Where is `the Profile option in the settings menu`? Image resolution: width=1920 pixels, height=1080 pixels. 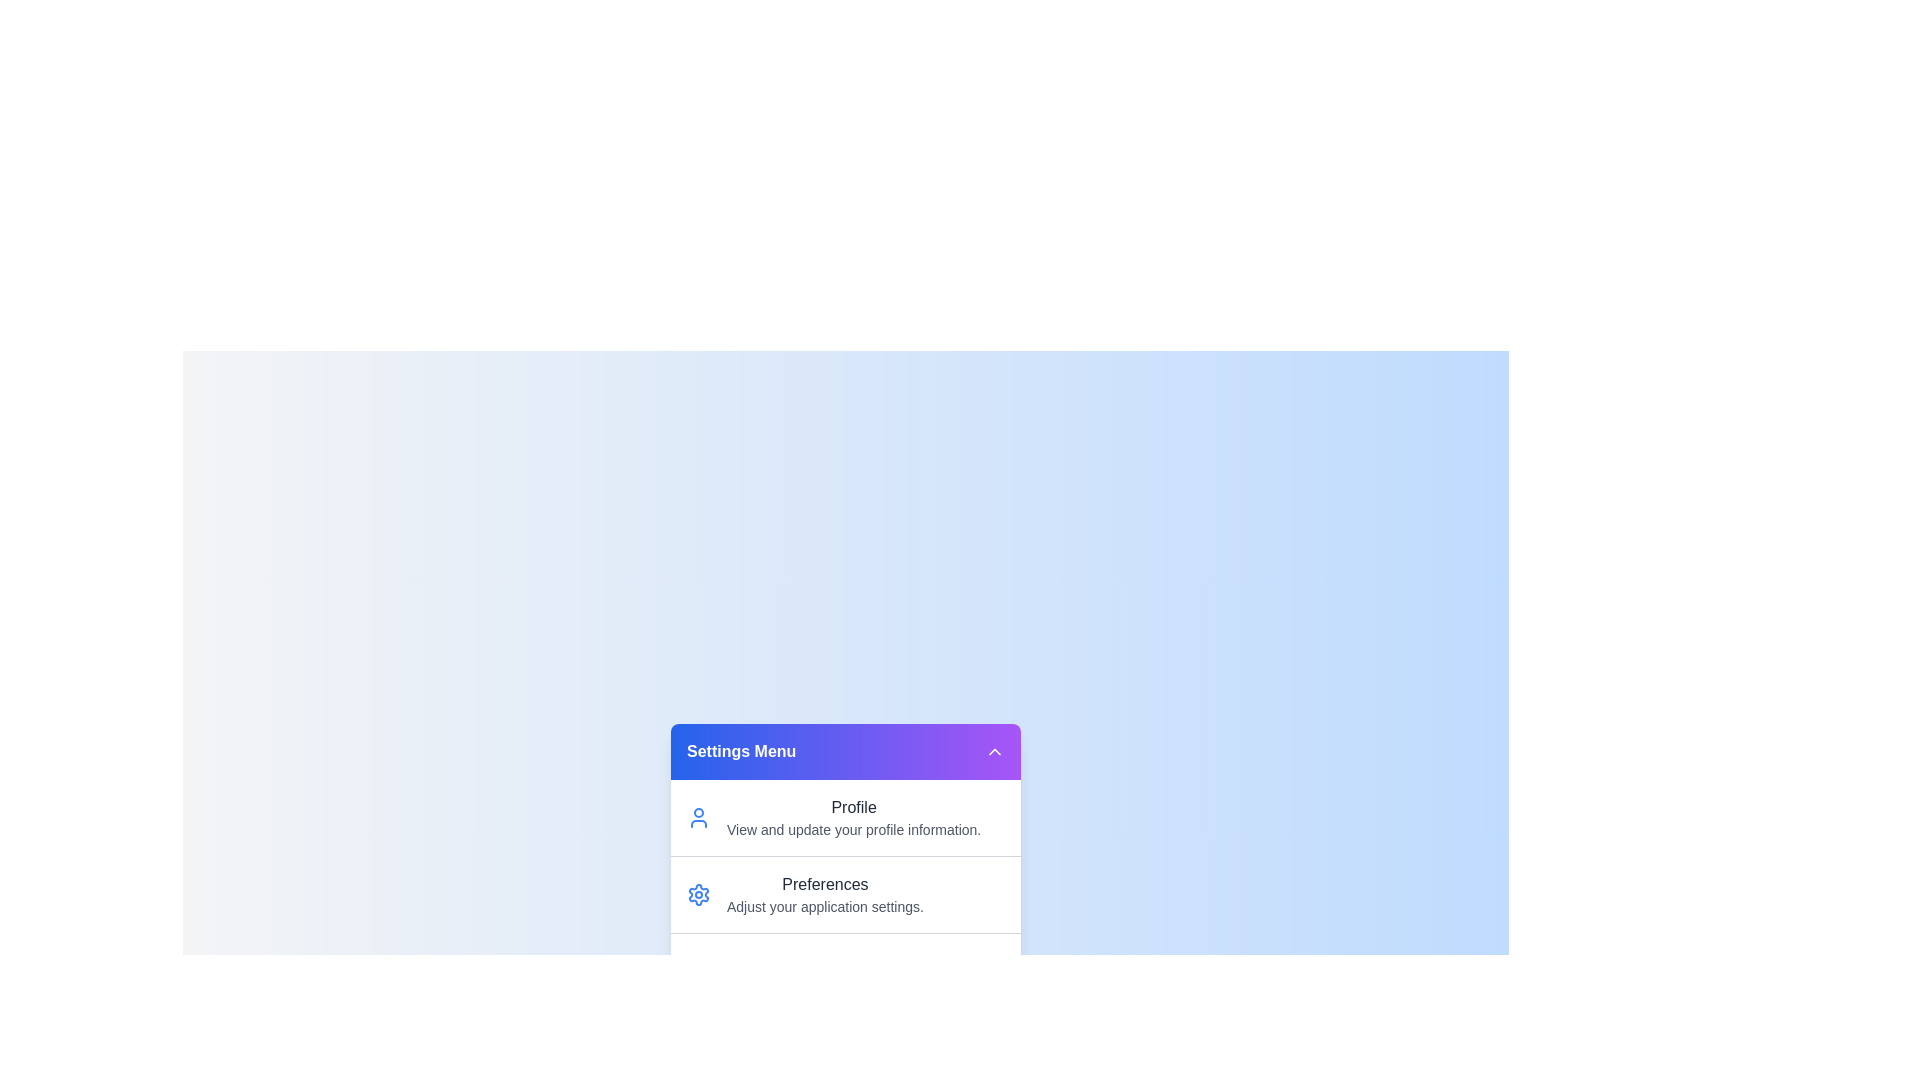
the Profile option in the settings menu is located at coordinates (845, 817).